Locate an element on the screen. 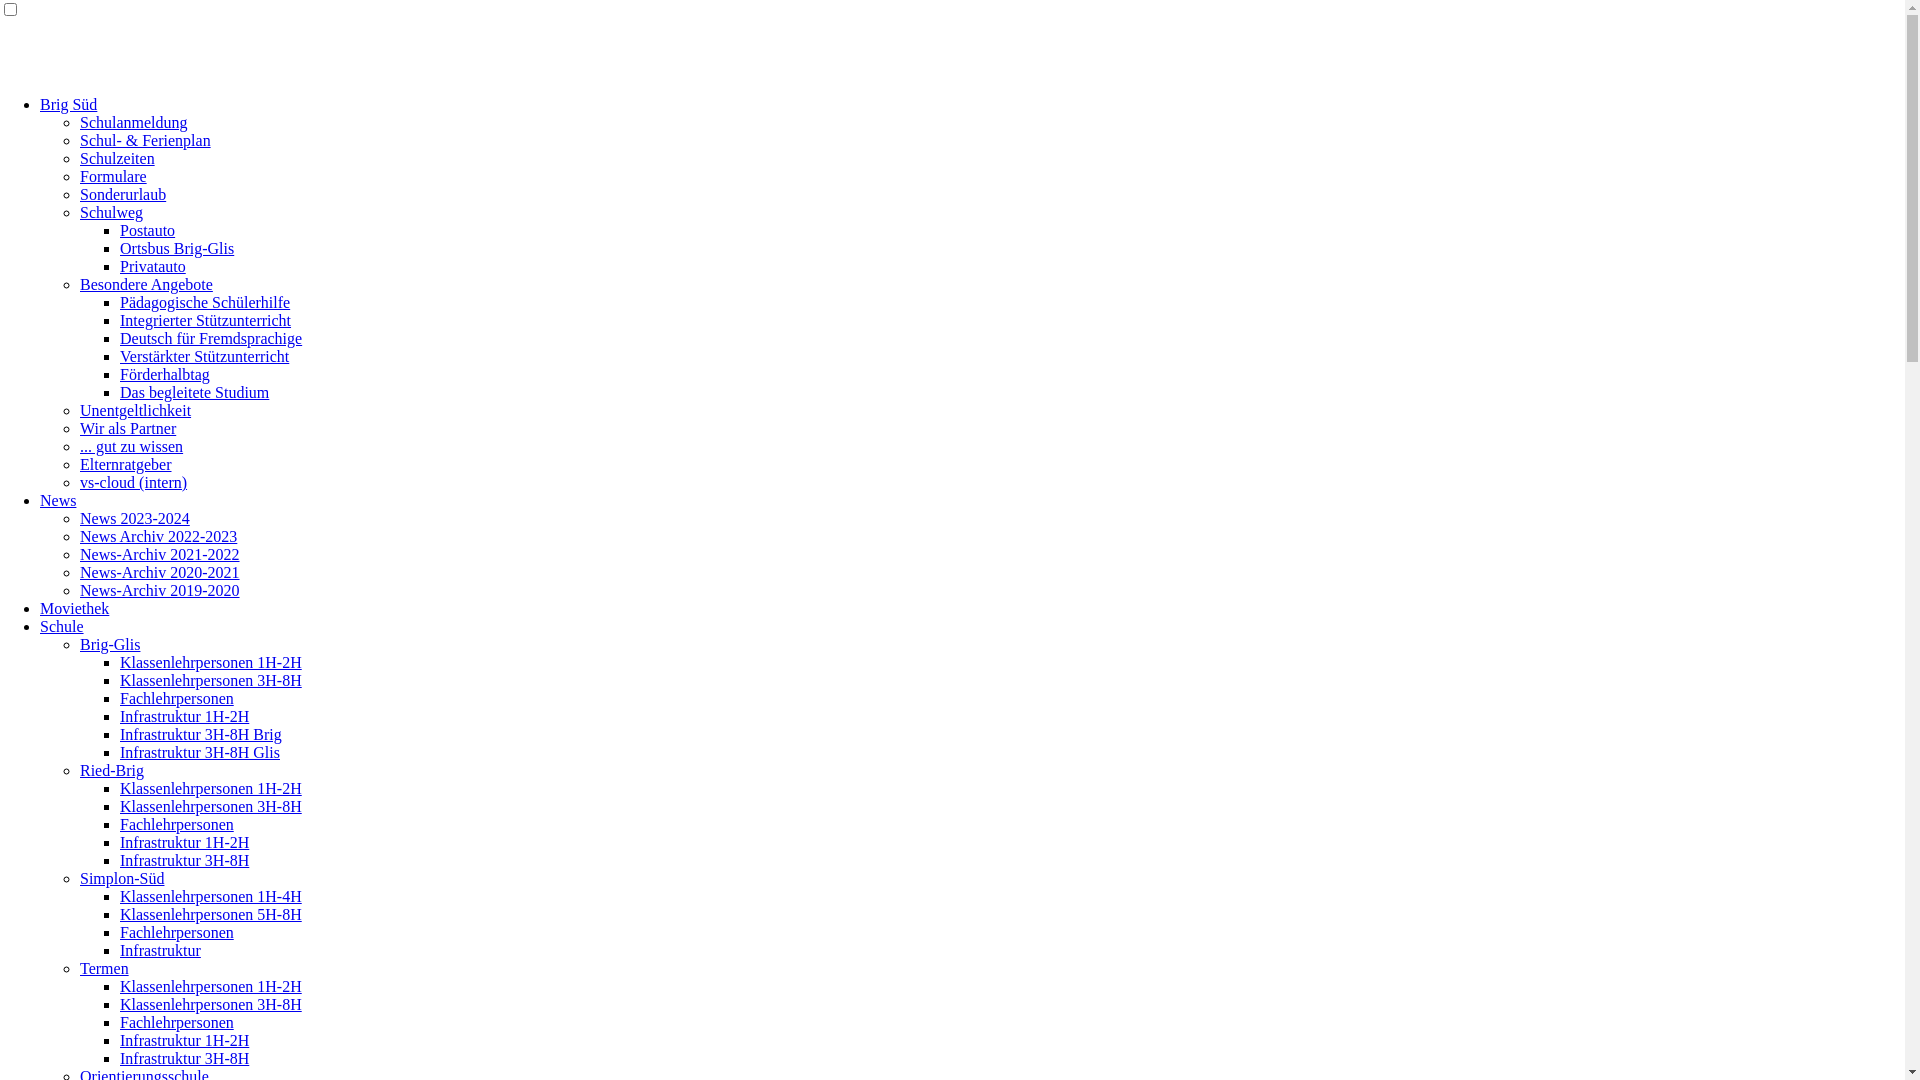 This screenshot has height=1080, width=1920. 'Termen' is located at coordinates (103, 967).